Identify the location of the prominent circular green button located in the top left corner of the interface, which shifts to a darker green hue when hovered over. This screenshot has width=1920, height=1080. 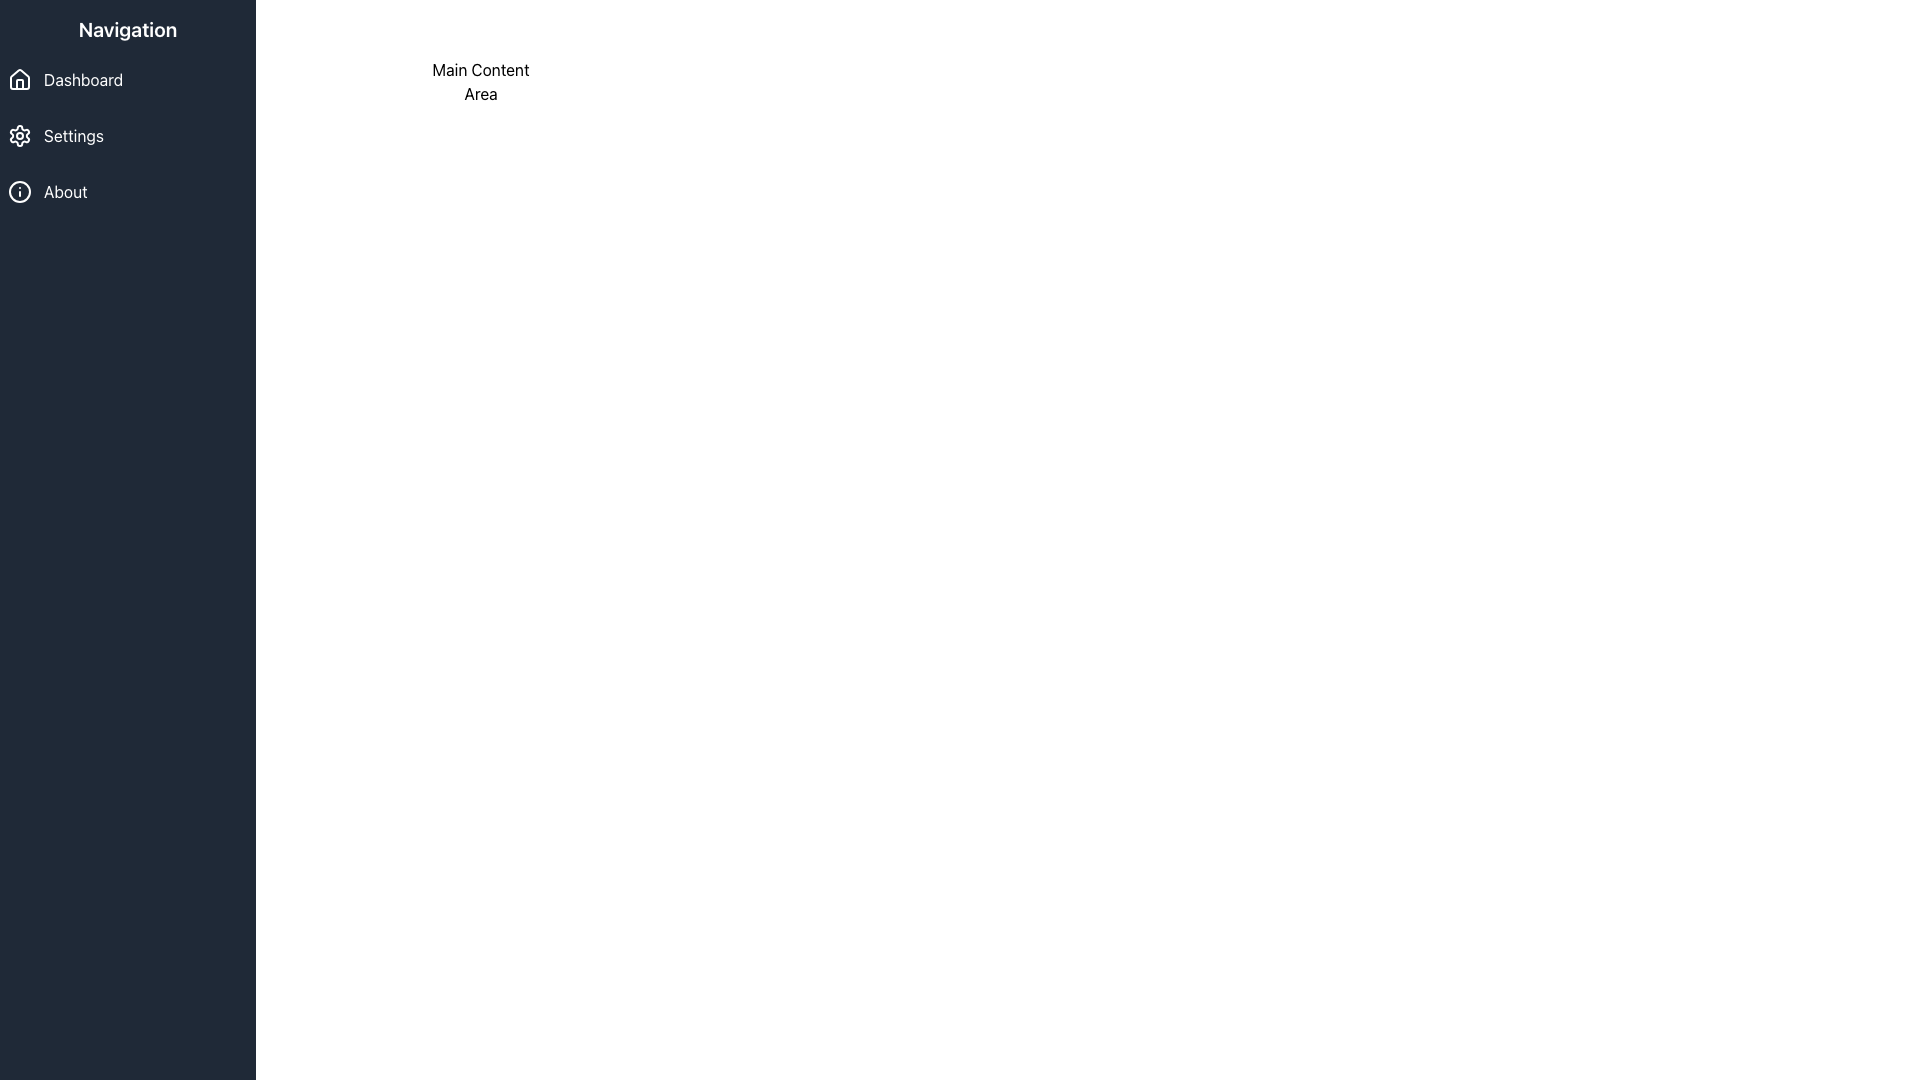
(35, 35).